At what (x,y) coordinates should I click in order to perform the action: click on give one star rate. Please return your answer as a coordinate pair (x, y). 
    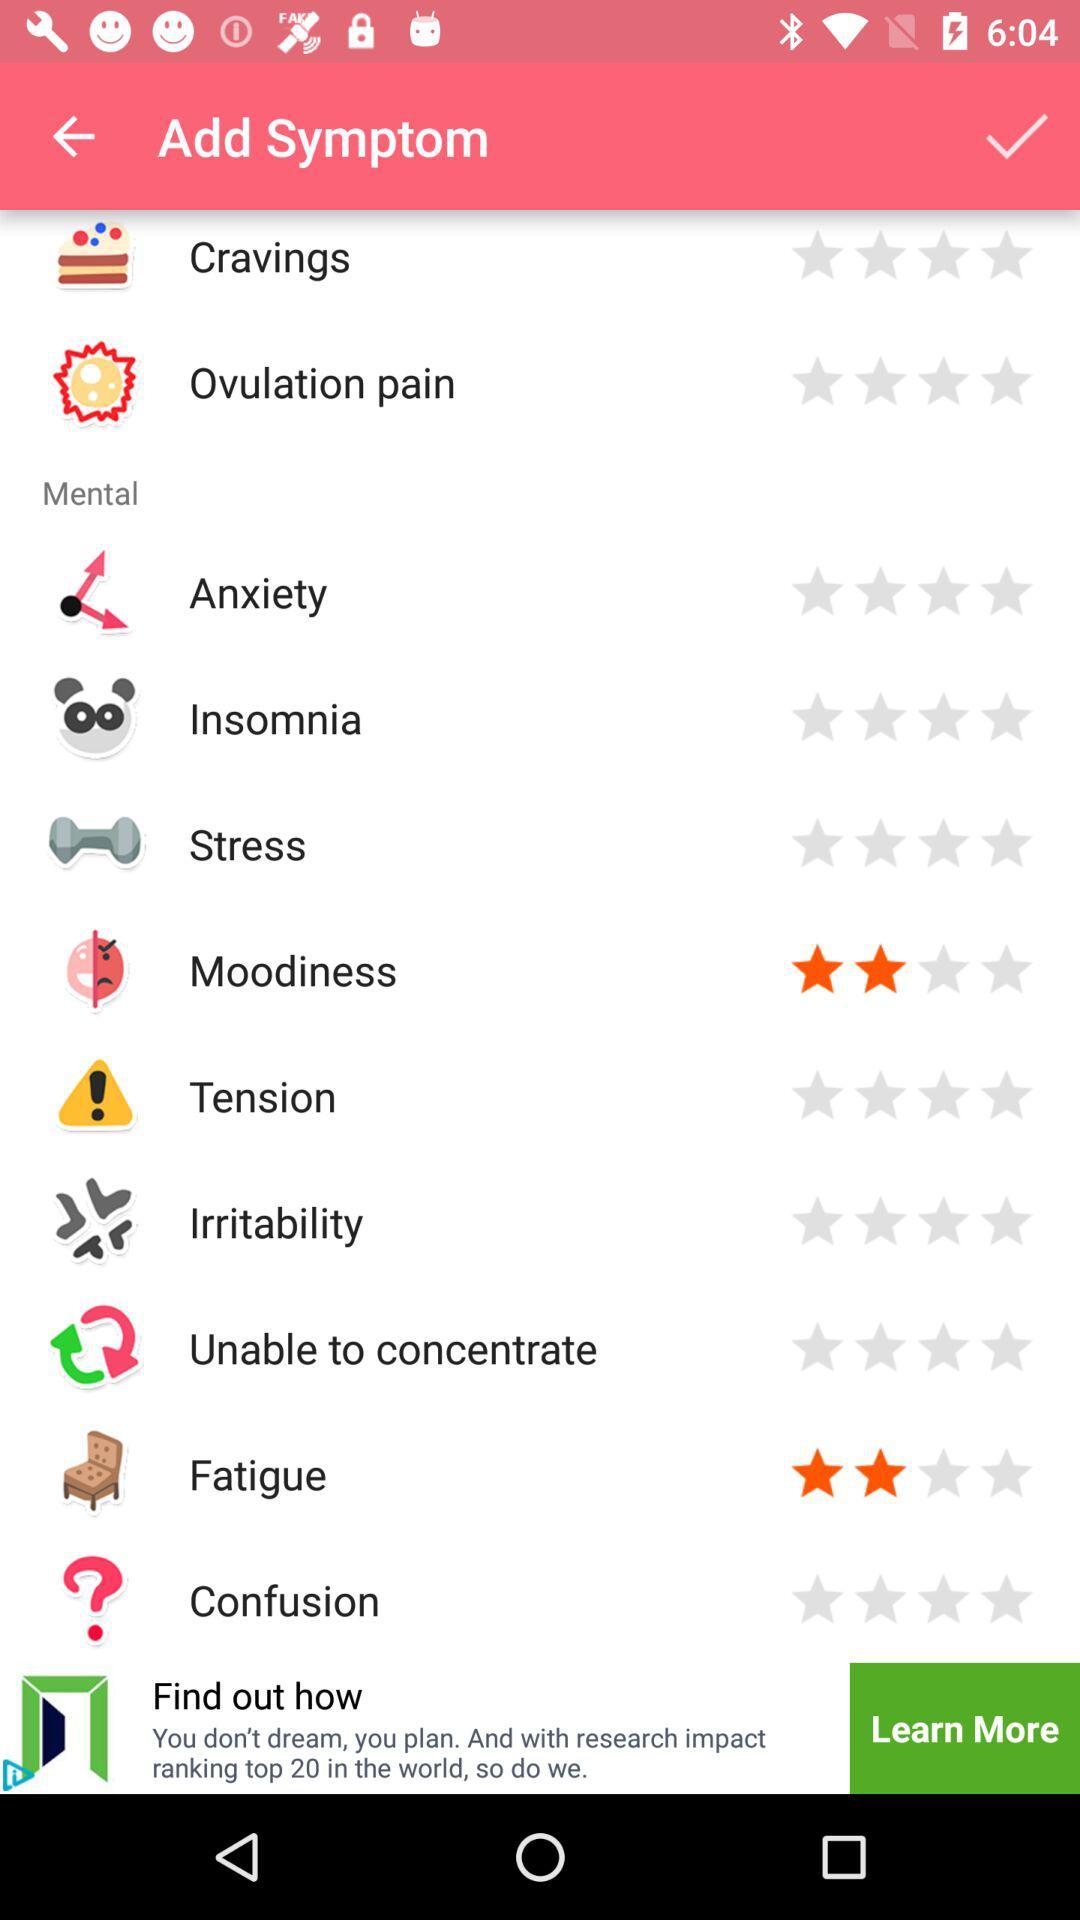
    Looking at the image, I should click on (817, 254).